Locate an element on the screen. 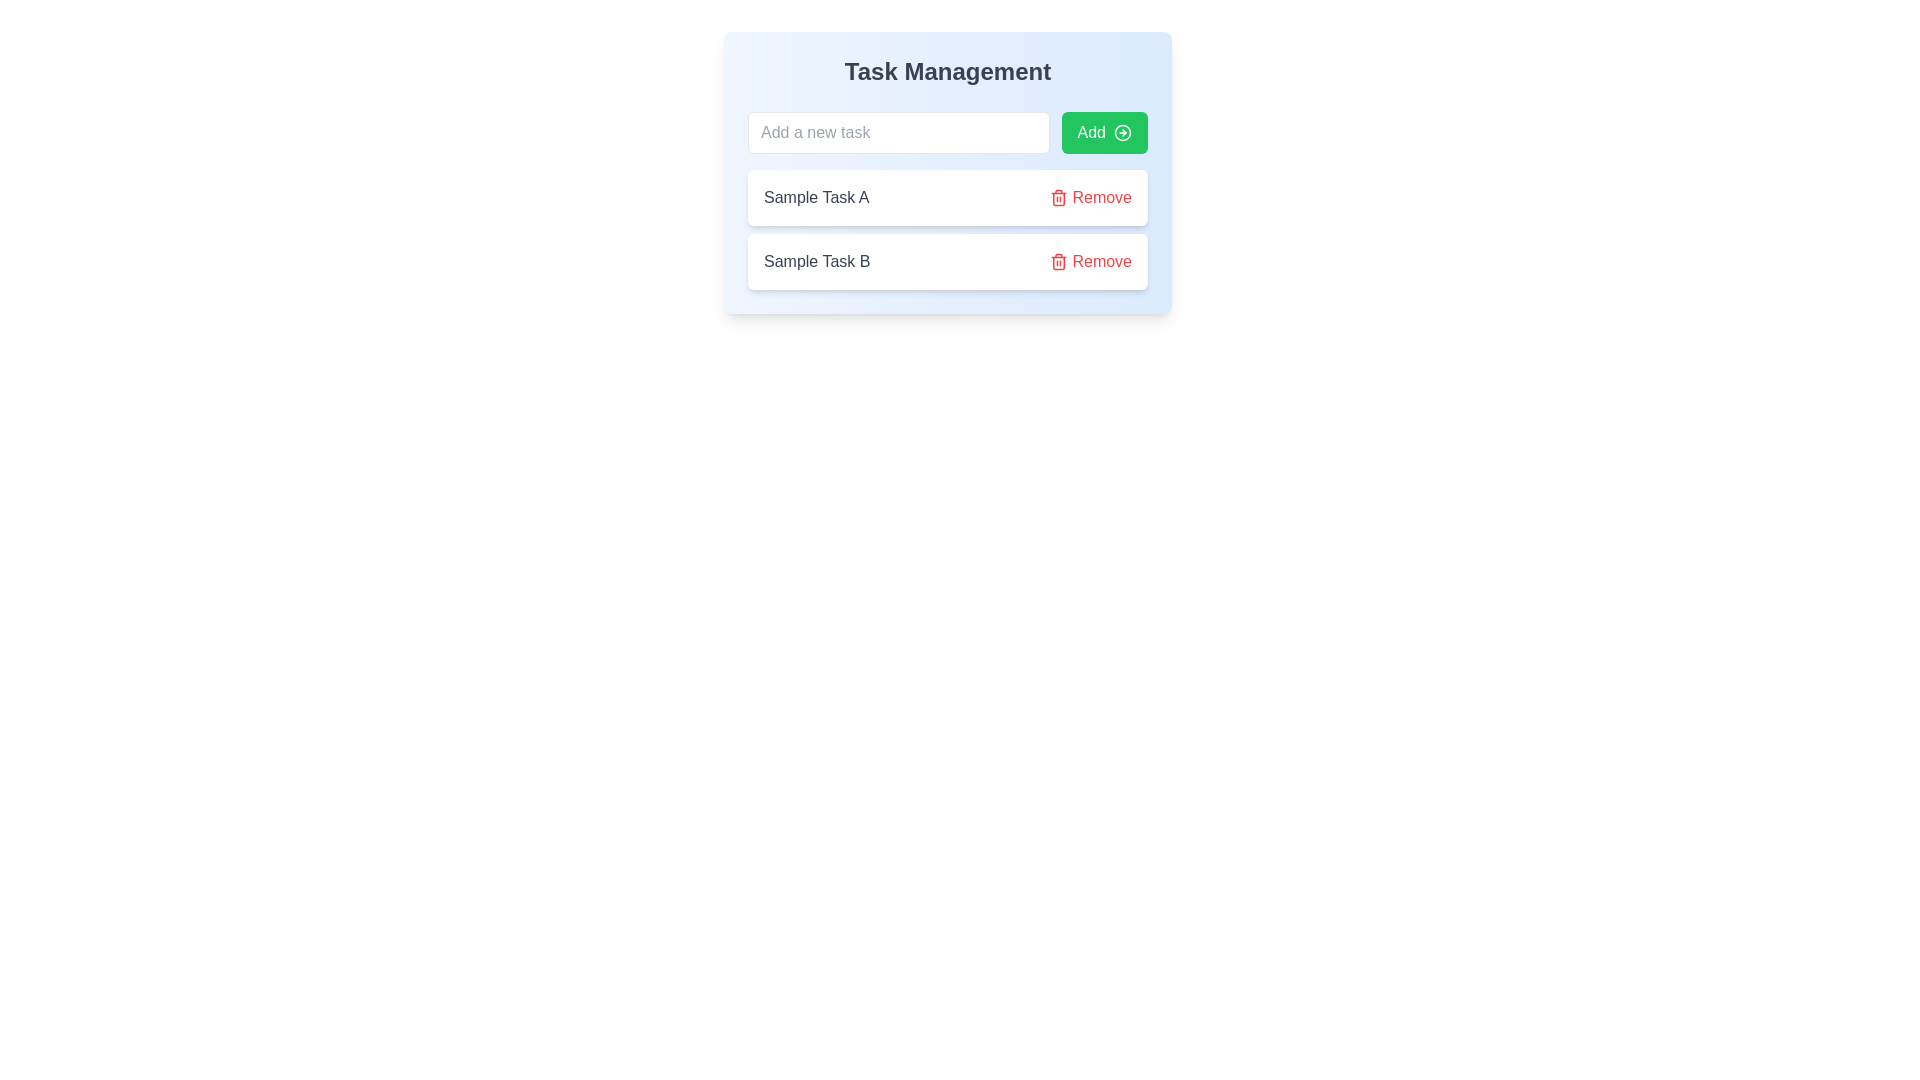 Image resolution: width=1920 pixels, height=1080 pixels. the Text Label that serves as a heading for the task management section, providing context and clarity about the purpose of the interface below it is located at coordinates (947, 71).